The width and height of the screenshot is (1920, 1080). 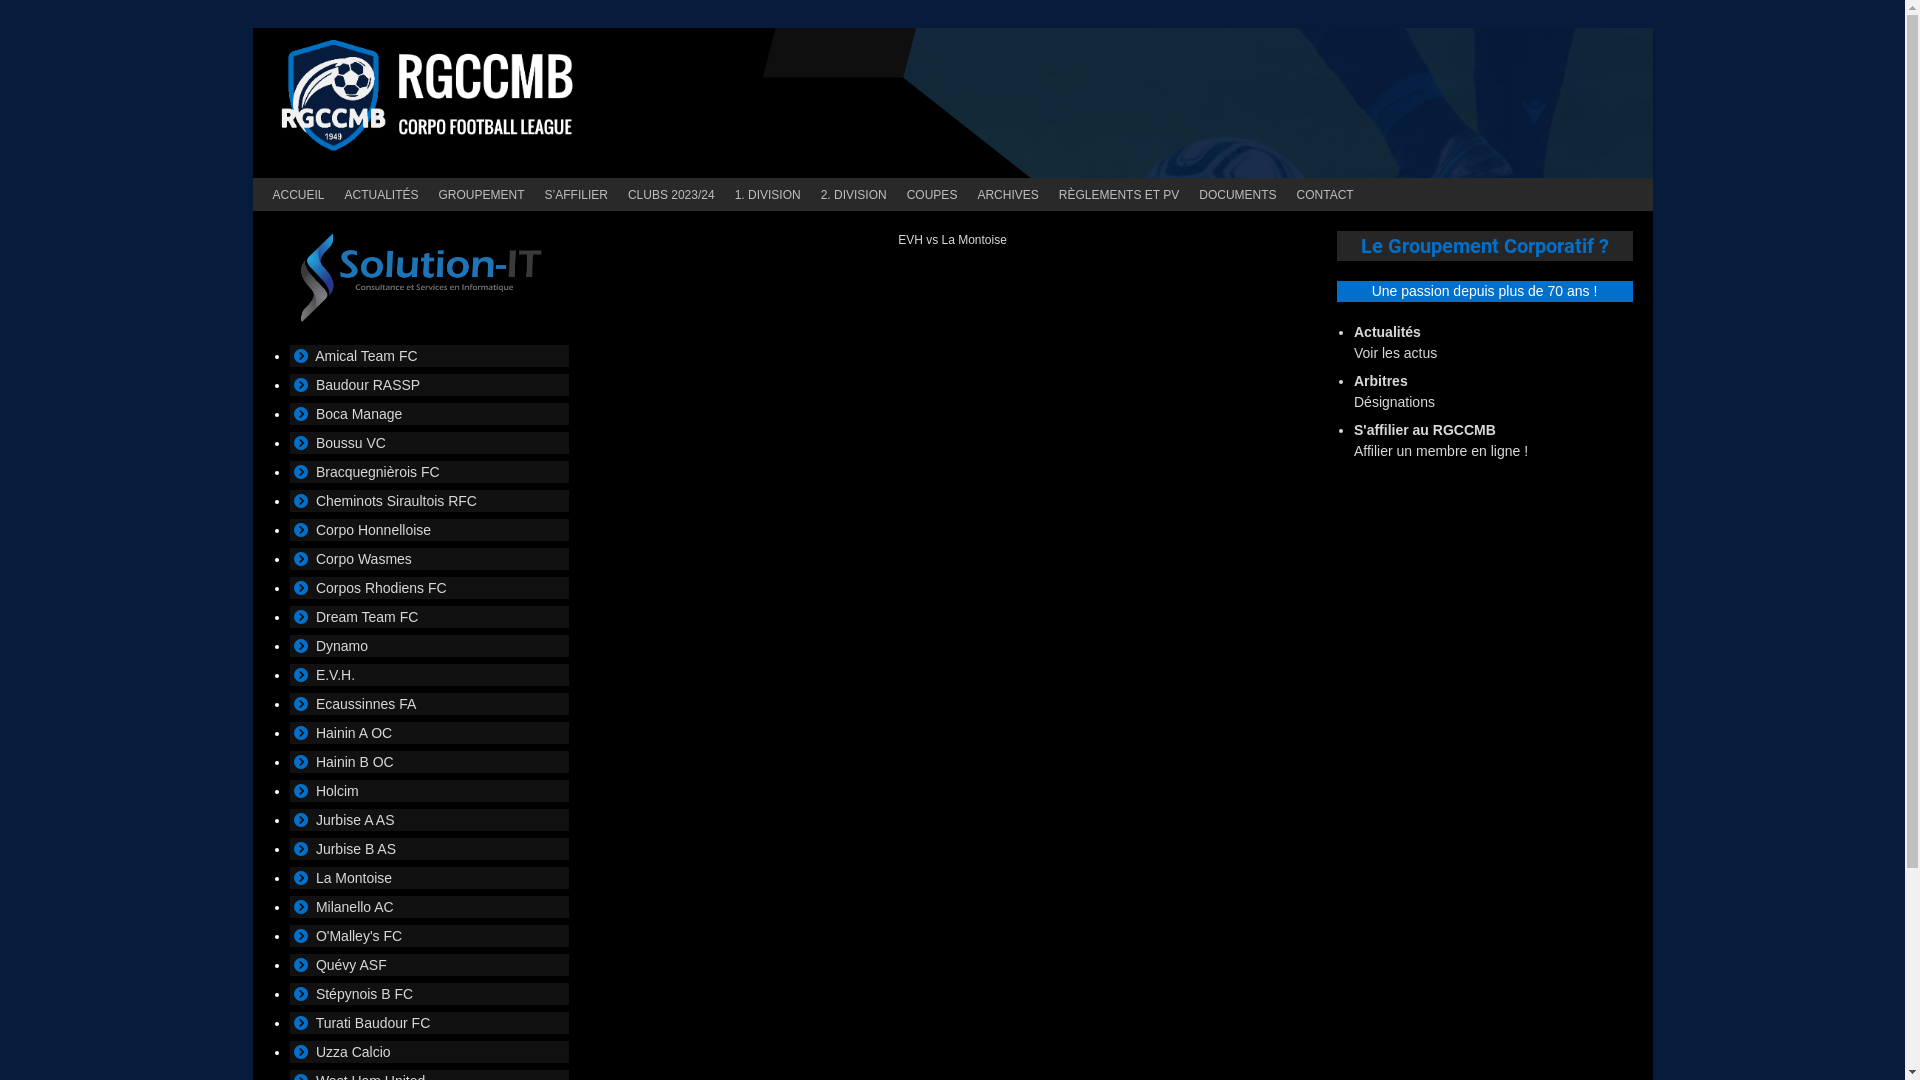 I want to click on 'Corpo Wasmes', so click(x=364, y=559).